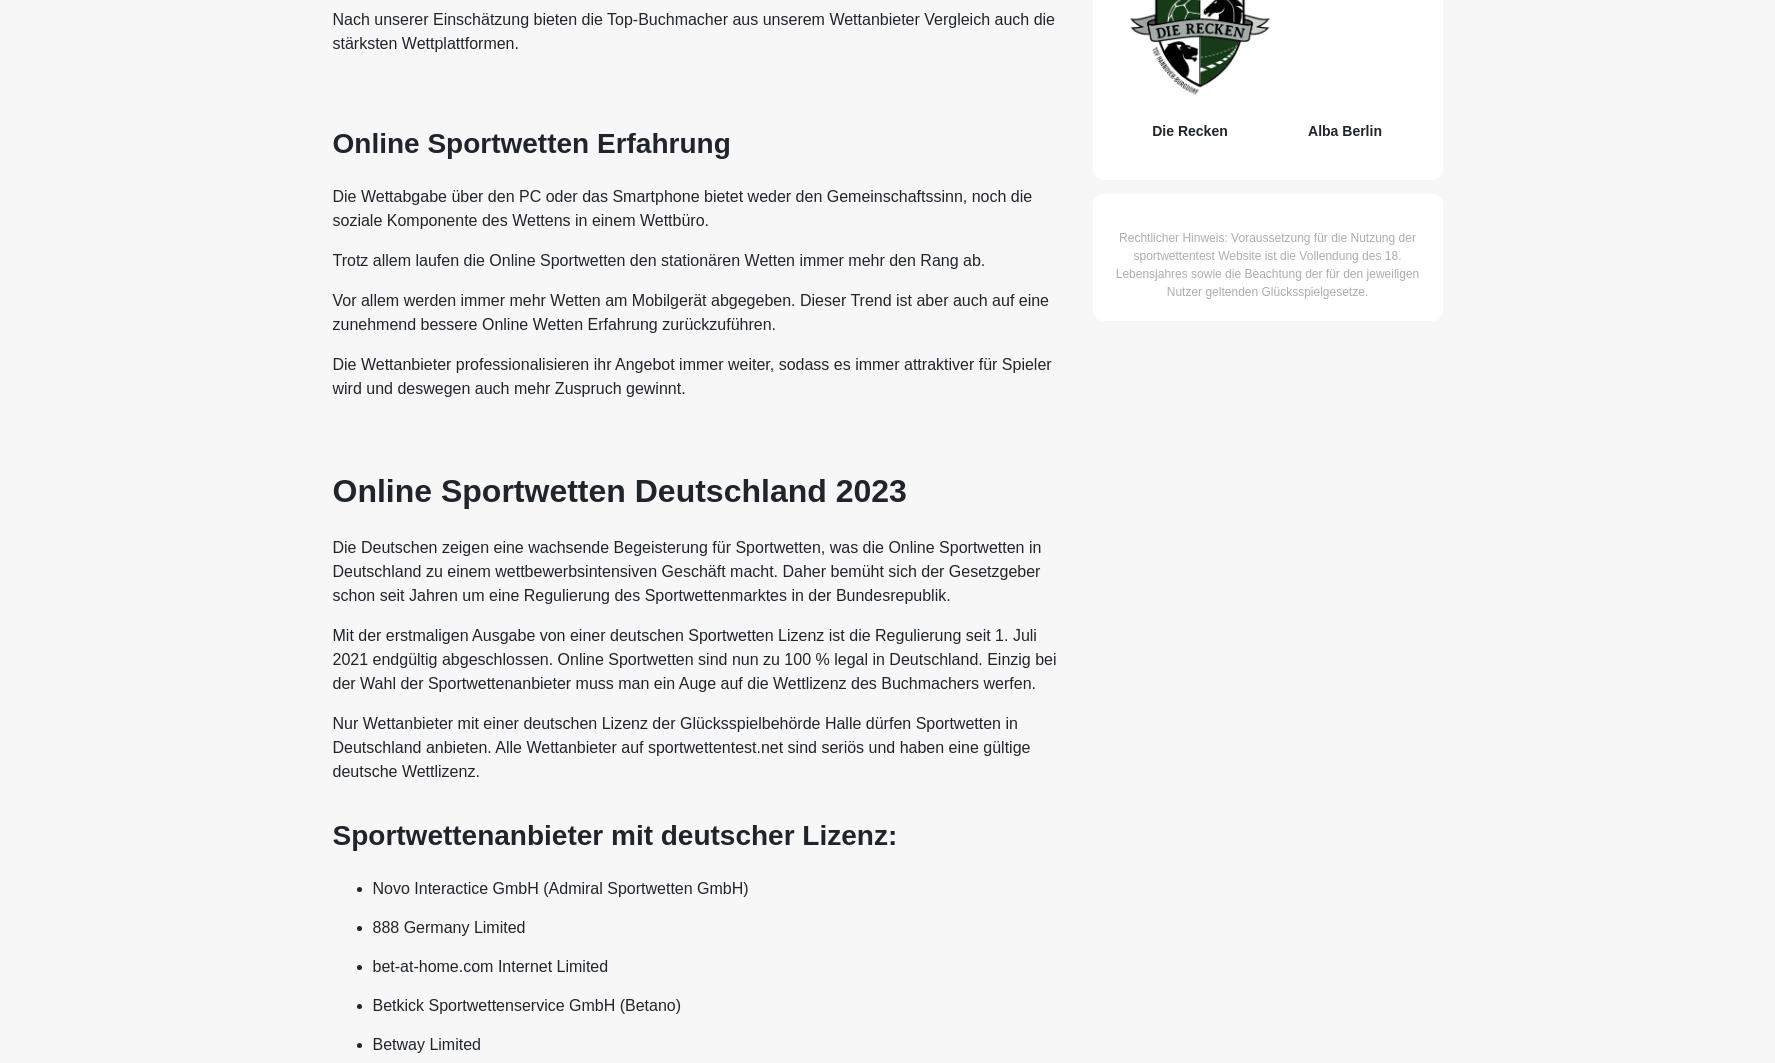 The image size is (1775, 1063). Describe the element at coordinates (690, 376) in the screenshot. I see `'Die Wettanbieter professionalisieren ihr Angebot immer weiter, sodass es immer attraktiver für Spieler wird und deswegen auch mehr Zuspruch gewinnt.'` at that location.